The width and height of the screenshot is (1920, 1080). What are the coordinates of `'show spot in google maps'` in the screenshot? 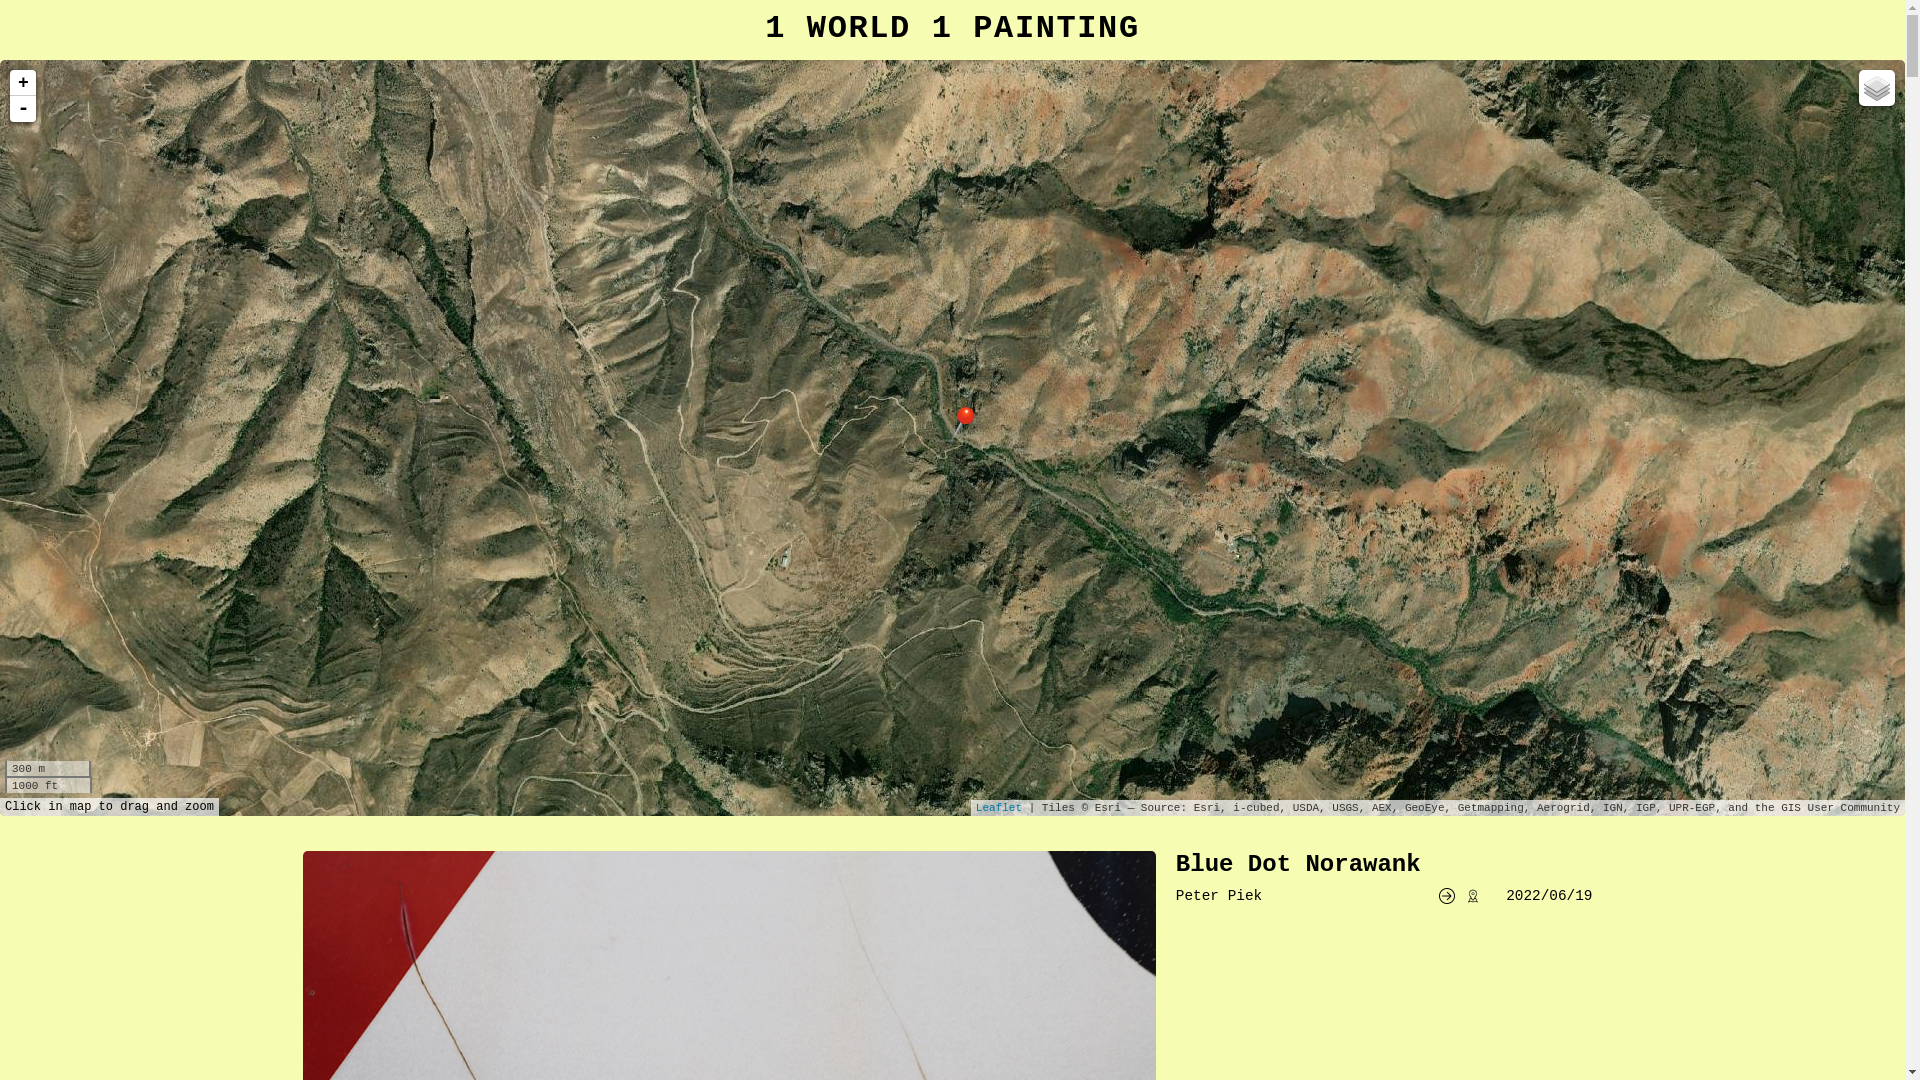 It's located at (1464, 894).